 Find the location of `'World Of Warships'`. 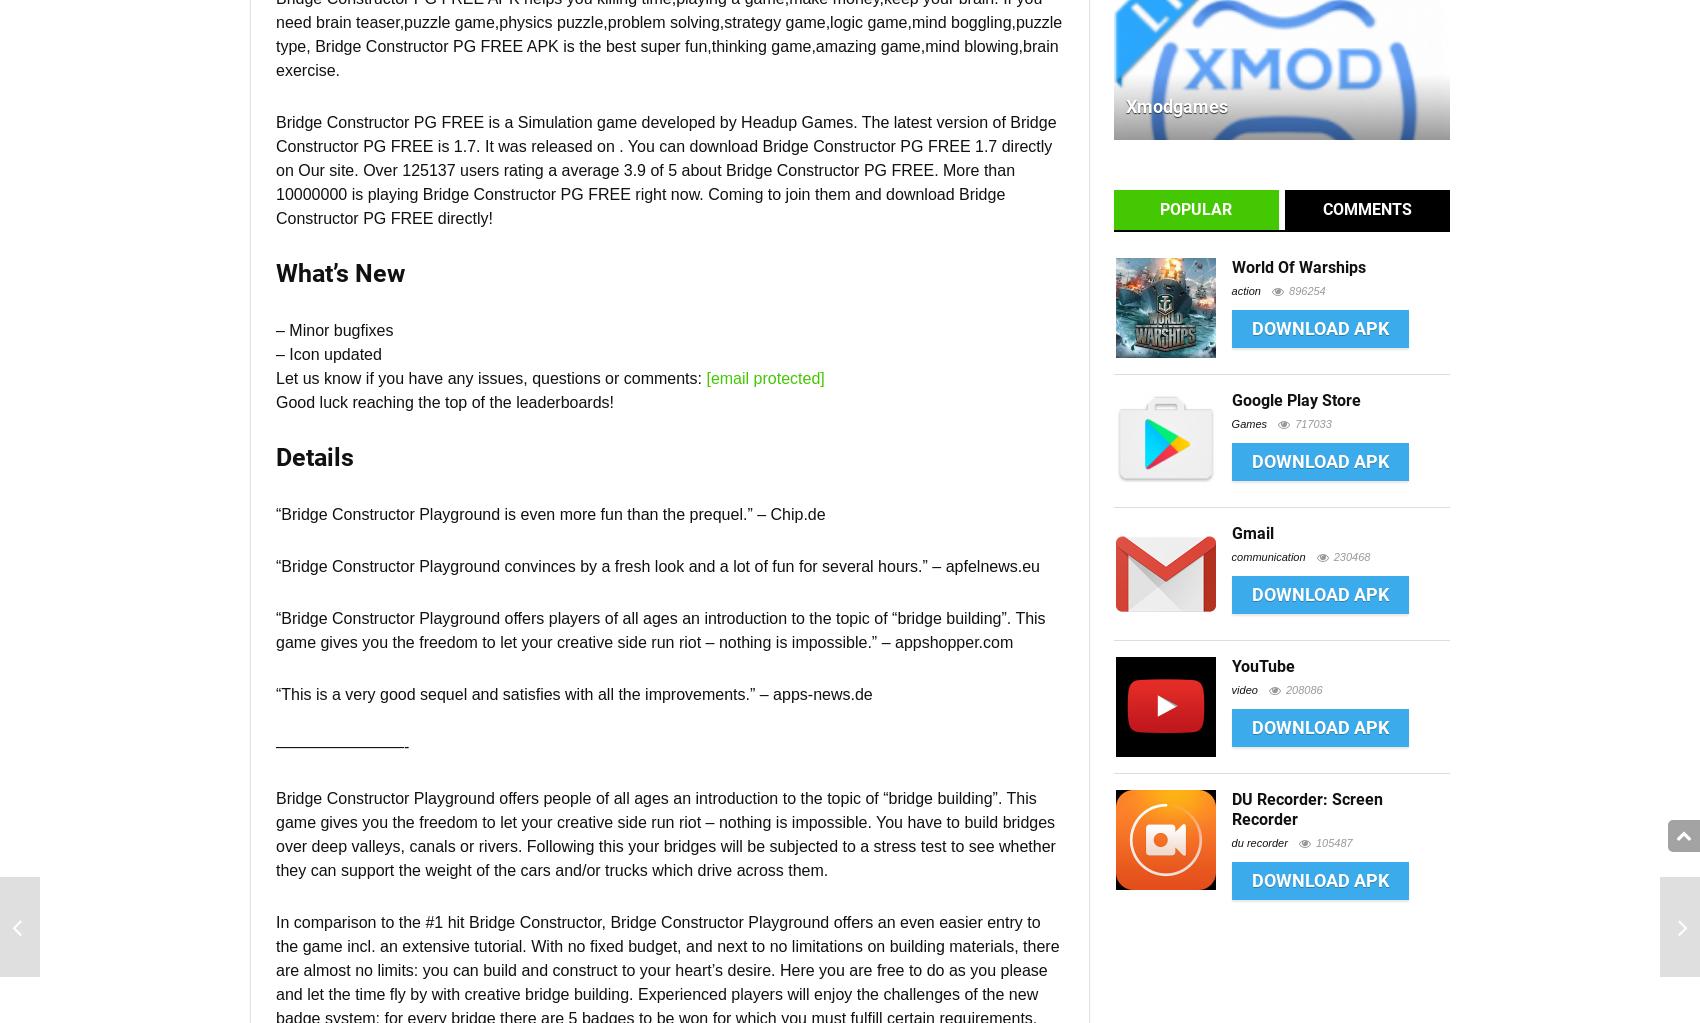

'World Of Warships' is located at coordinates (1297, 267).